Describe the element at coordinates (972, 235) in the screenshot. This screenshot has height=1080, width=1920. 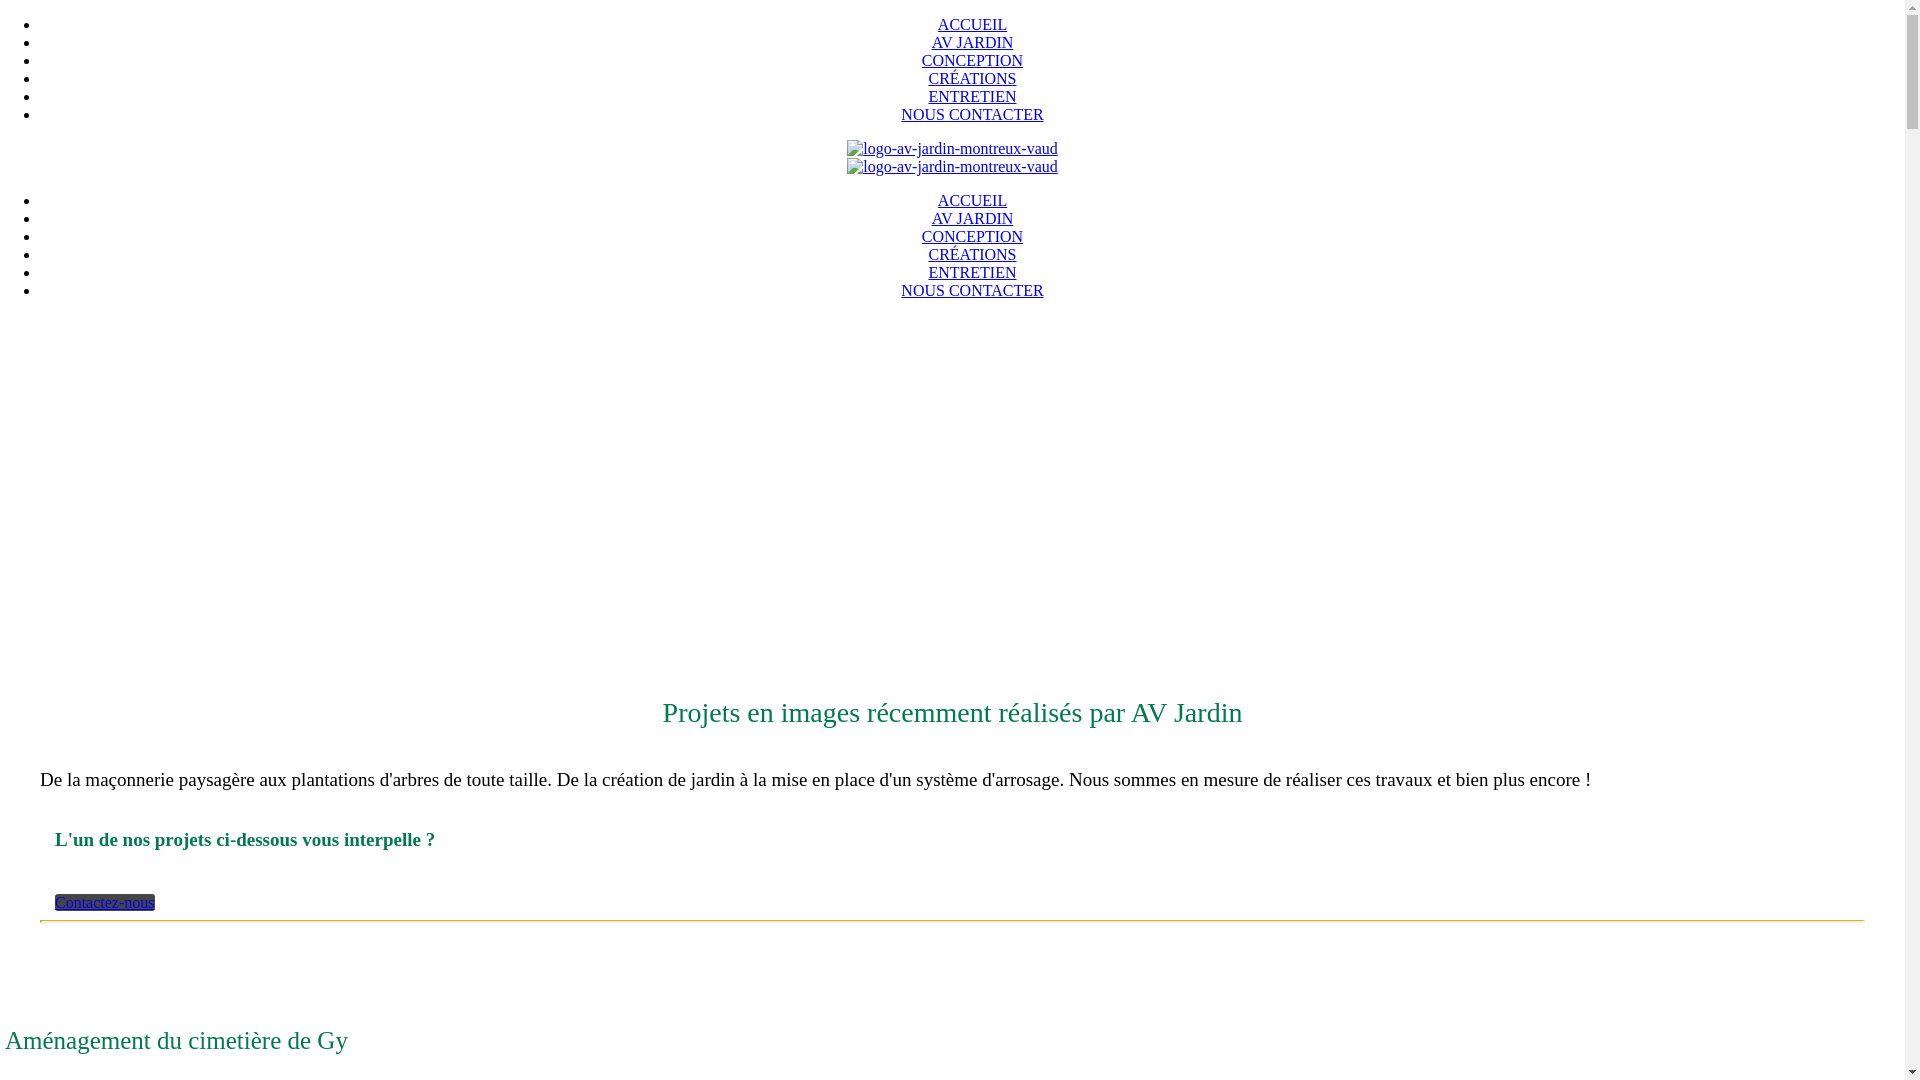
I see `'CONCEPTION'` at that location.